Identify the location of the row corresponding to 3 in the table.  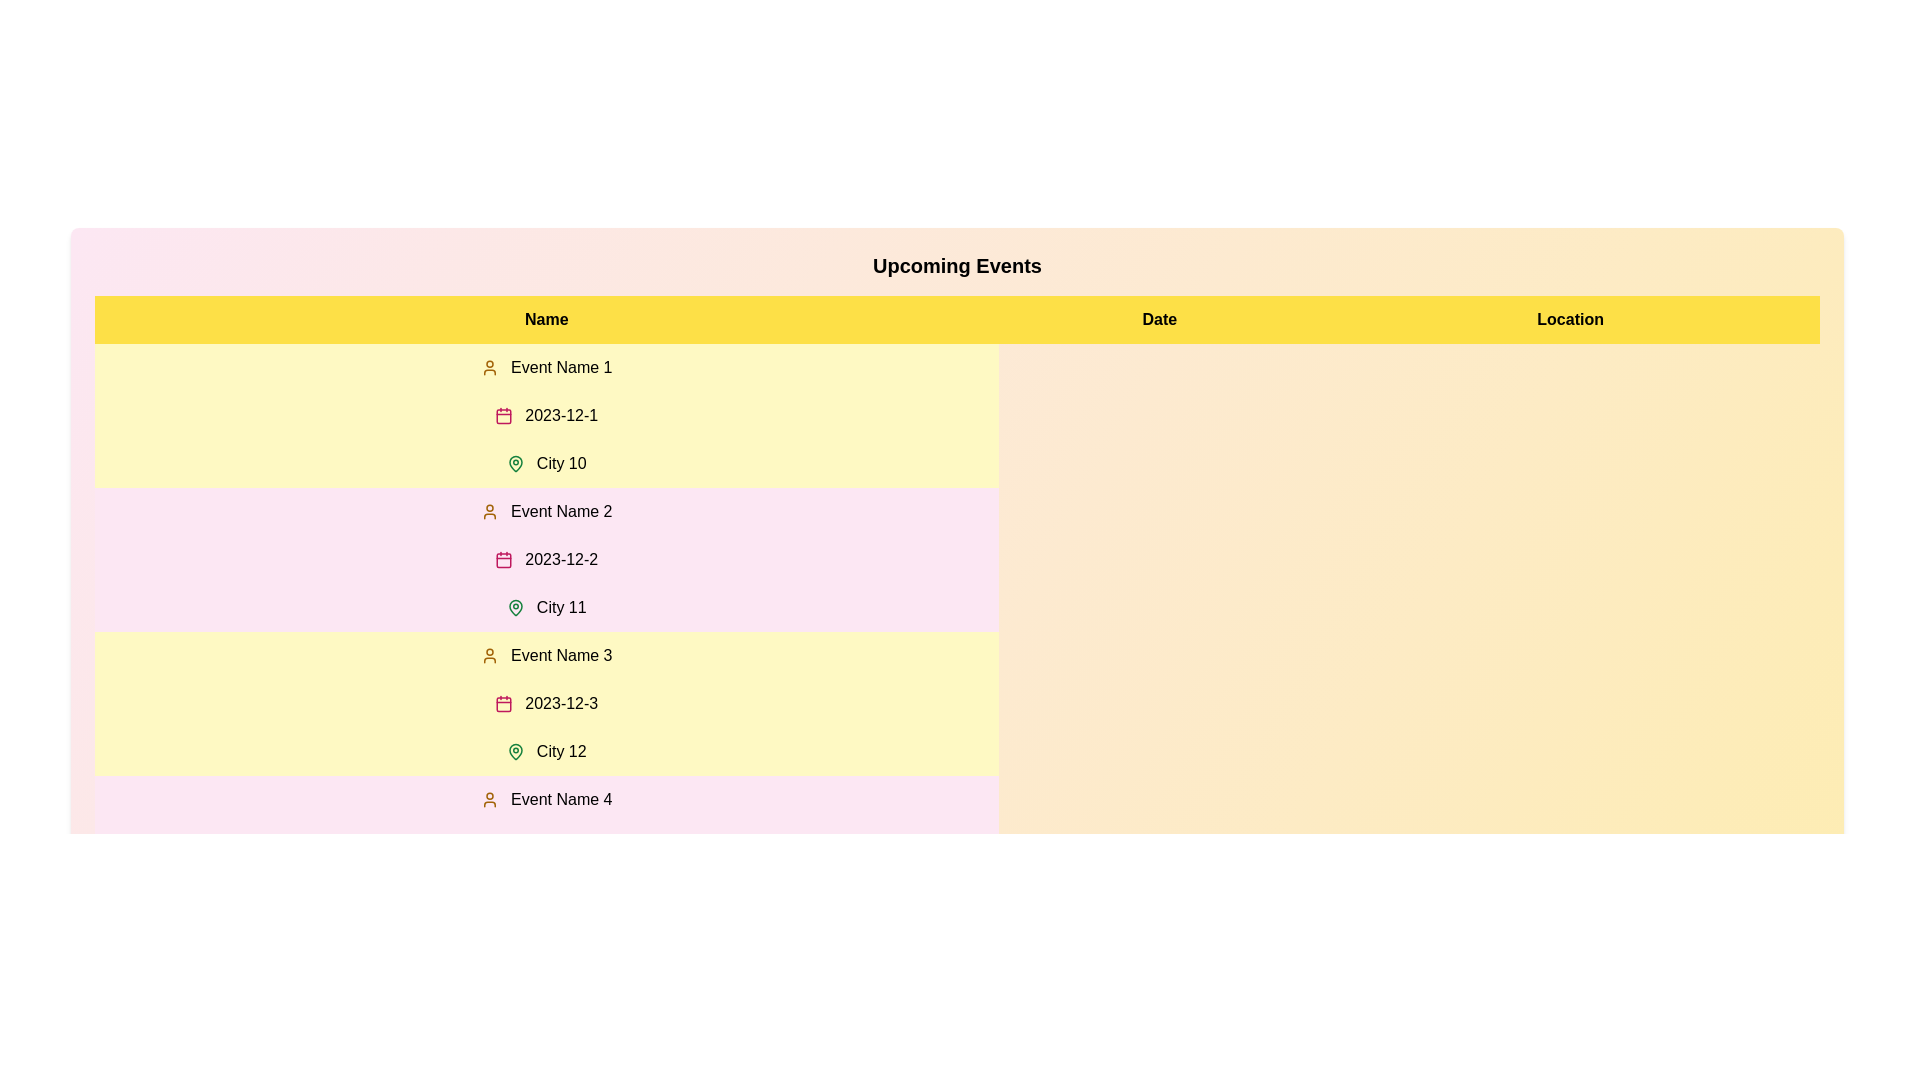
(546, 703).